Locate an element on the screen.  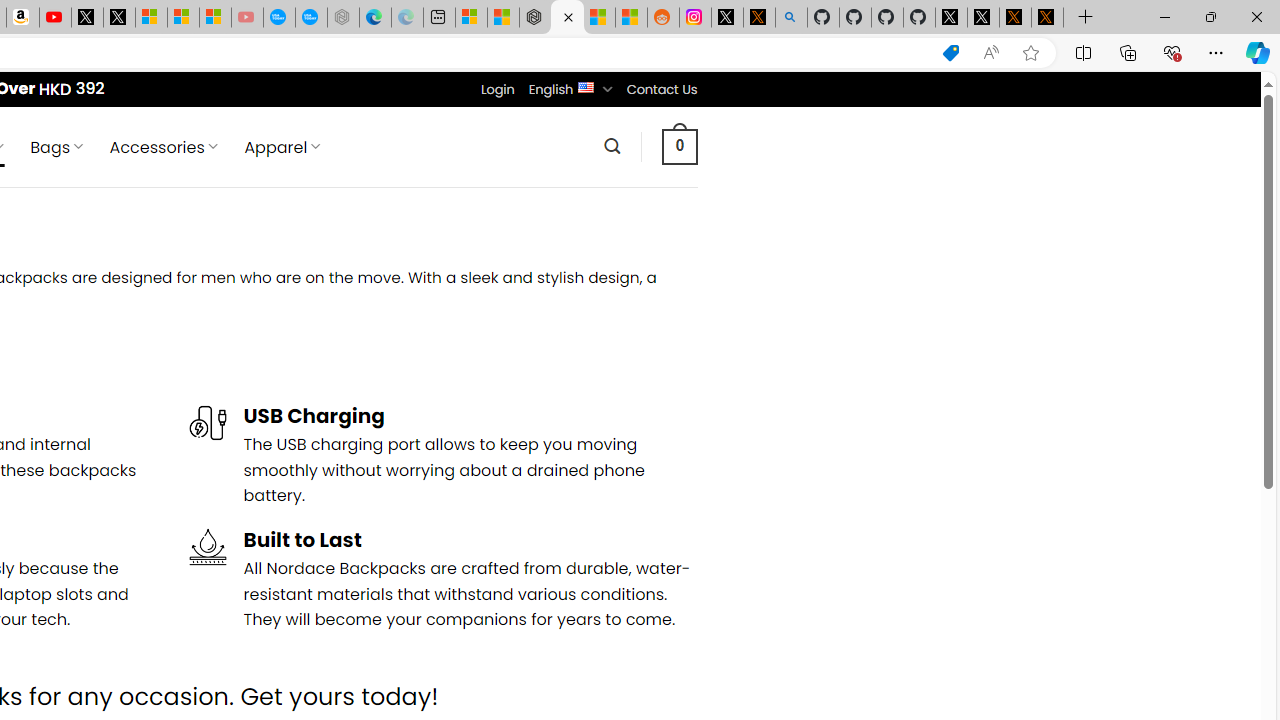
'help.x.com | 524: A timeout occurred' is located at coordinates (758, 17).